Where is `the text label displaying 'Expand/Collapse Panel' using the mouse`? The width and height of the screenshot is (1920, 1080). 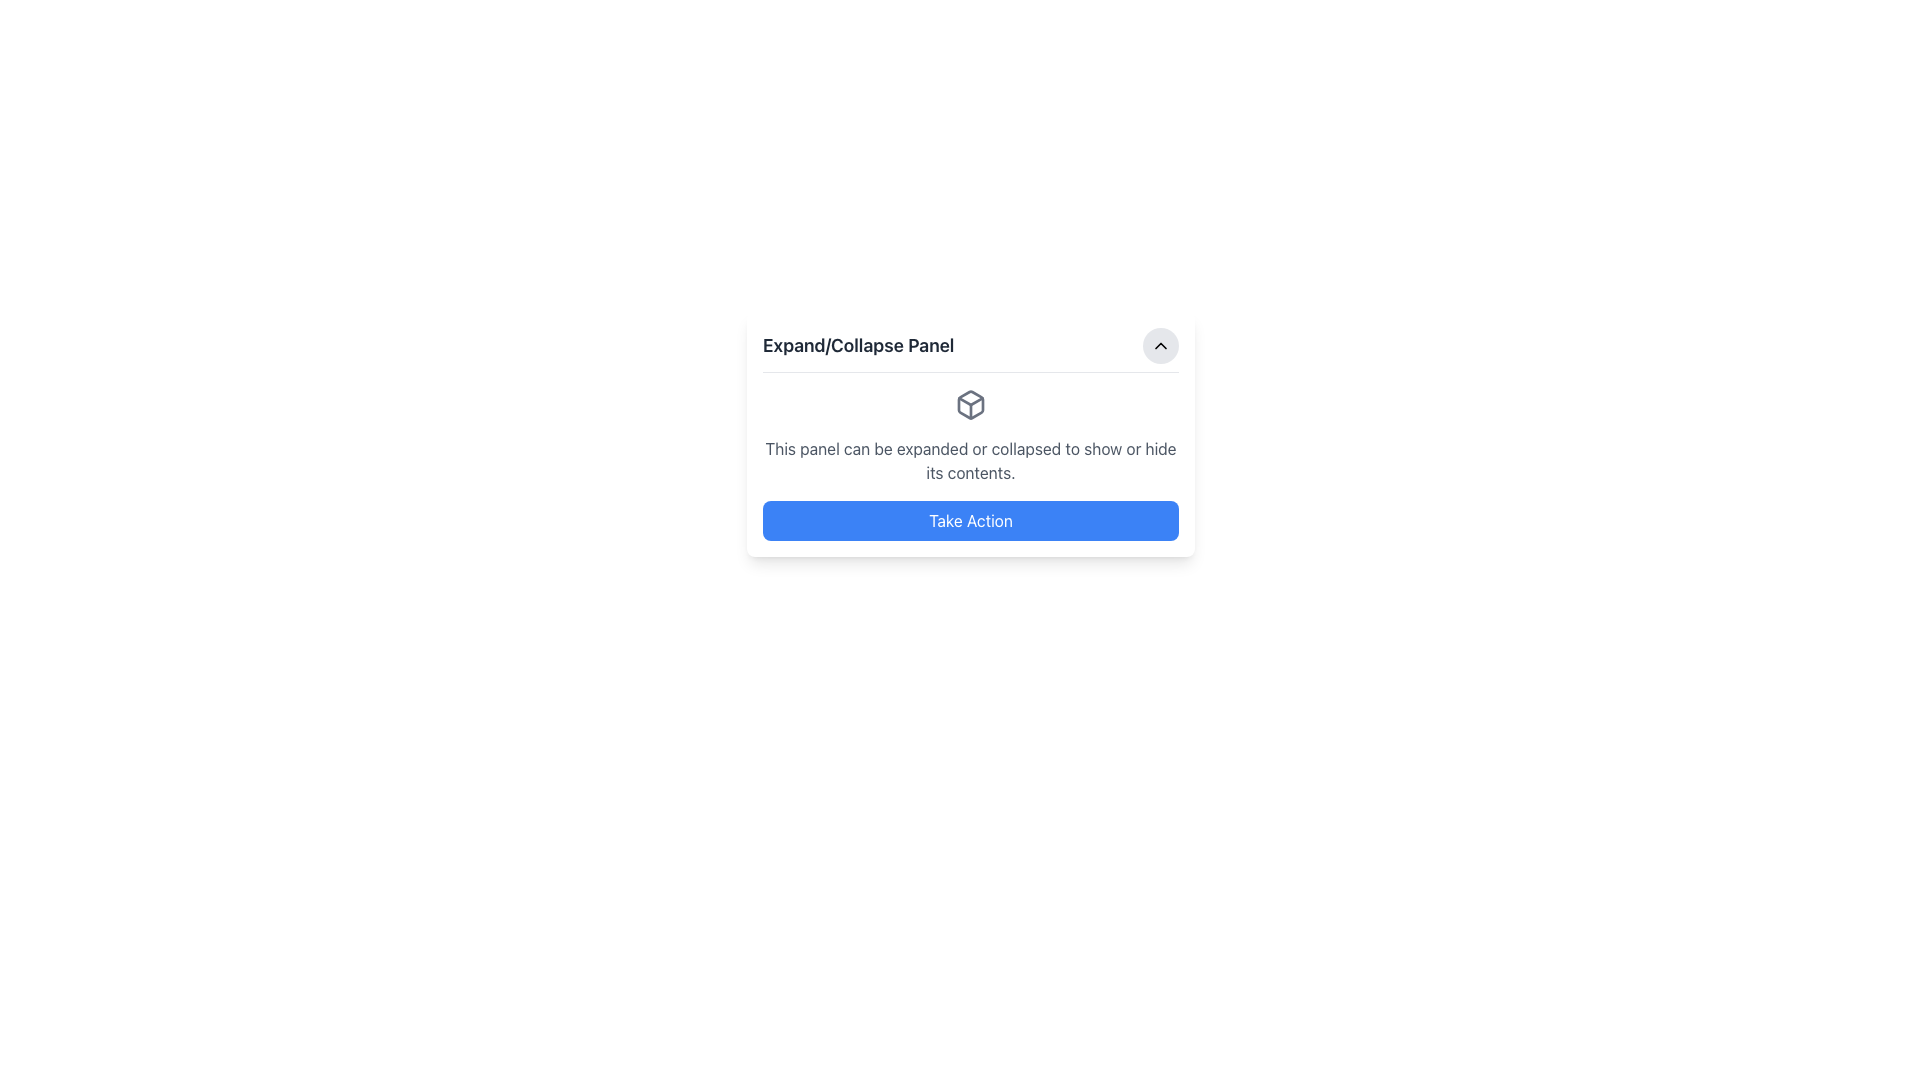 the text label displaying 'Expand/Collapse Panel' using the mouse is located at coordinates (858, 345).